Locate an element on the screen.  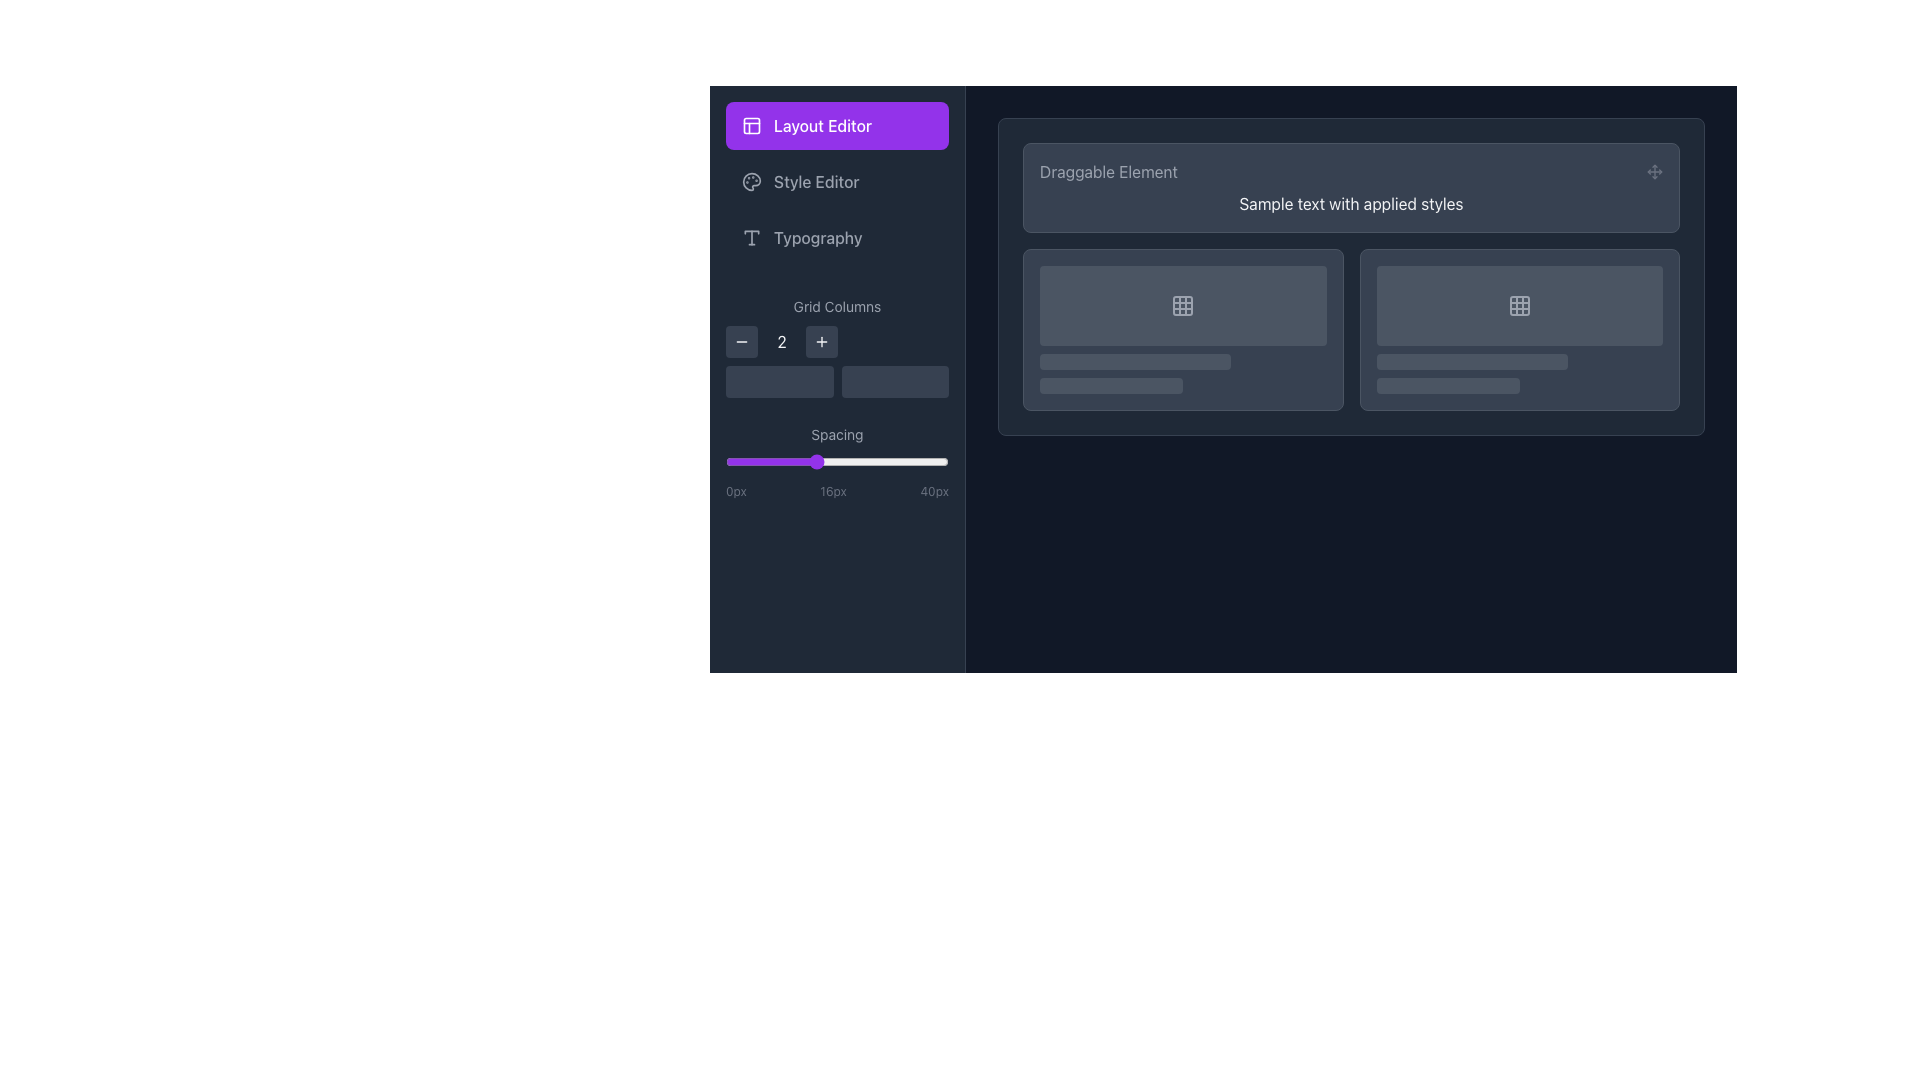
the leftmost button in the 'Grid Columns' section of the layout editor panel to interact with it is located at coordinates (778, 381).